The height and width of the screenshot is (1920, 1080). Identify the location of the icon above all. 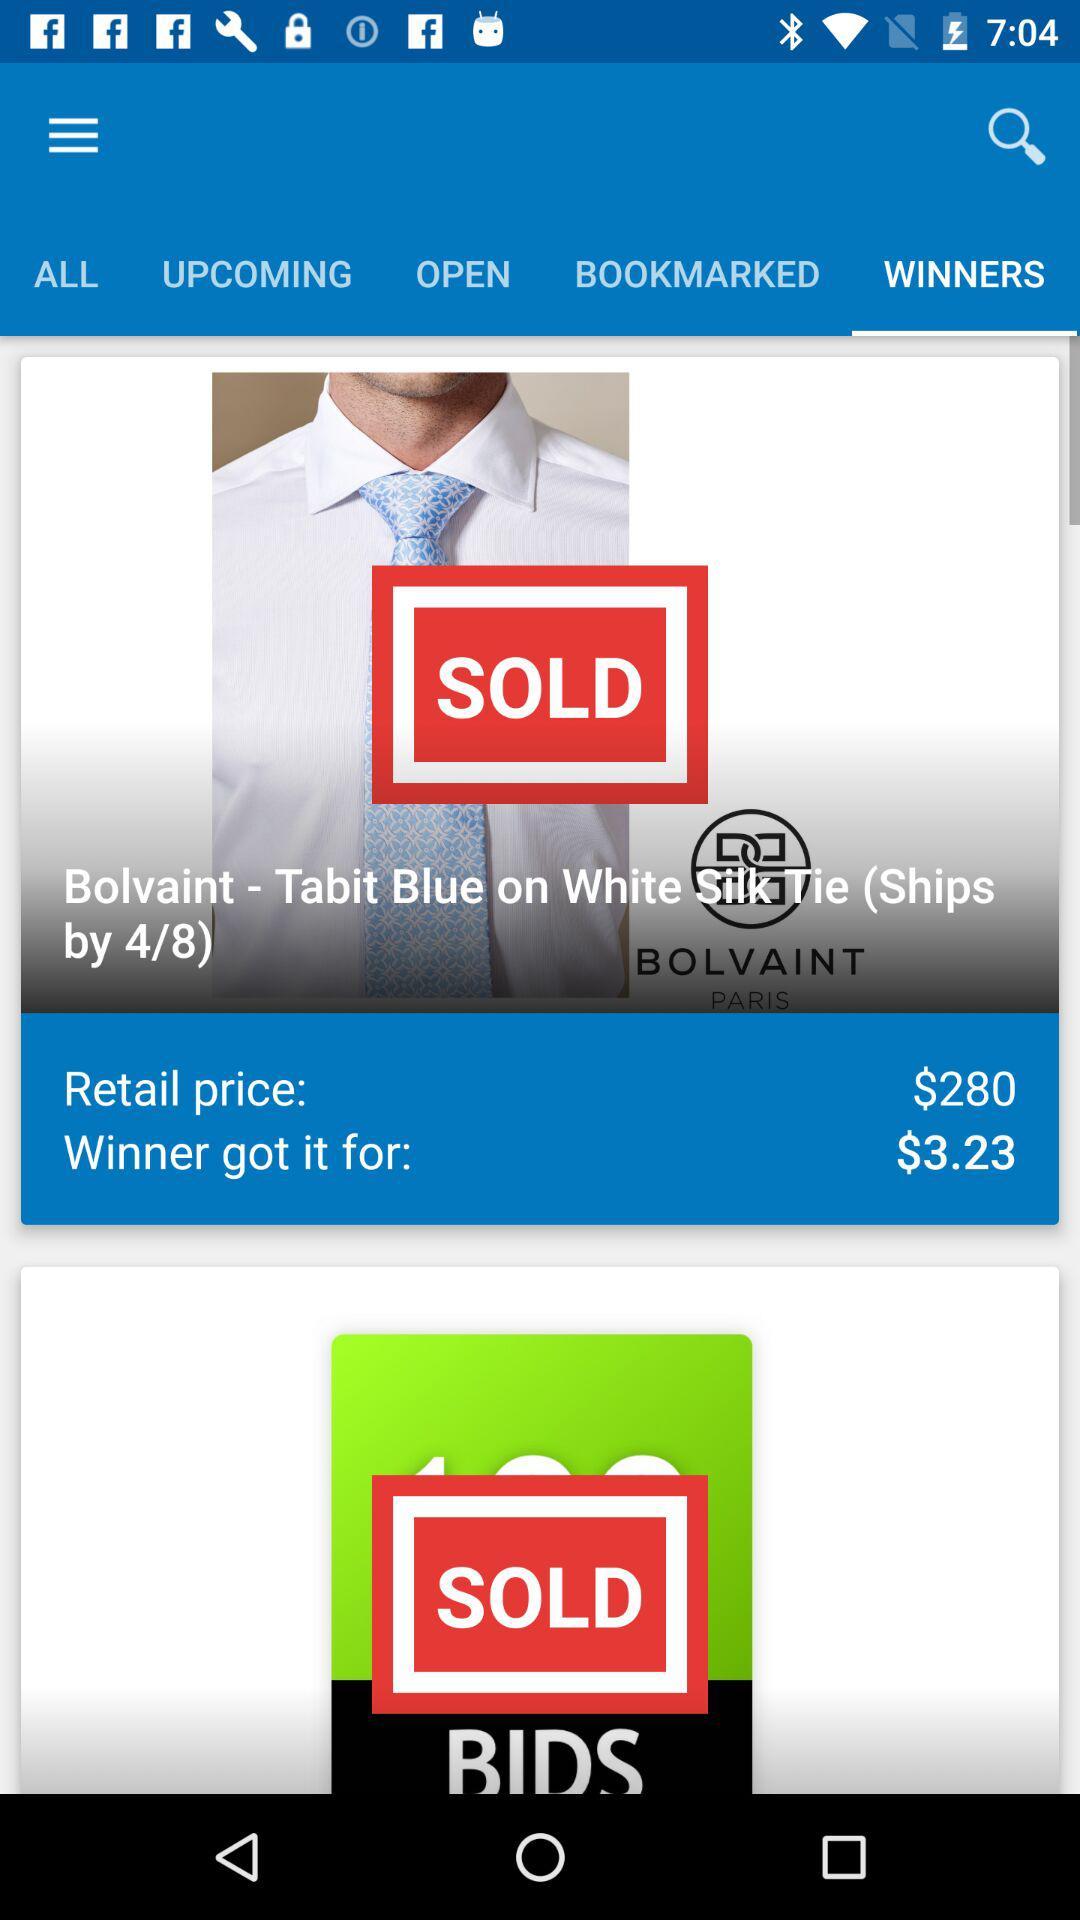
(72, 135).